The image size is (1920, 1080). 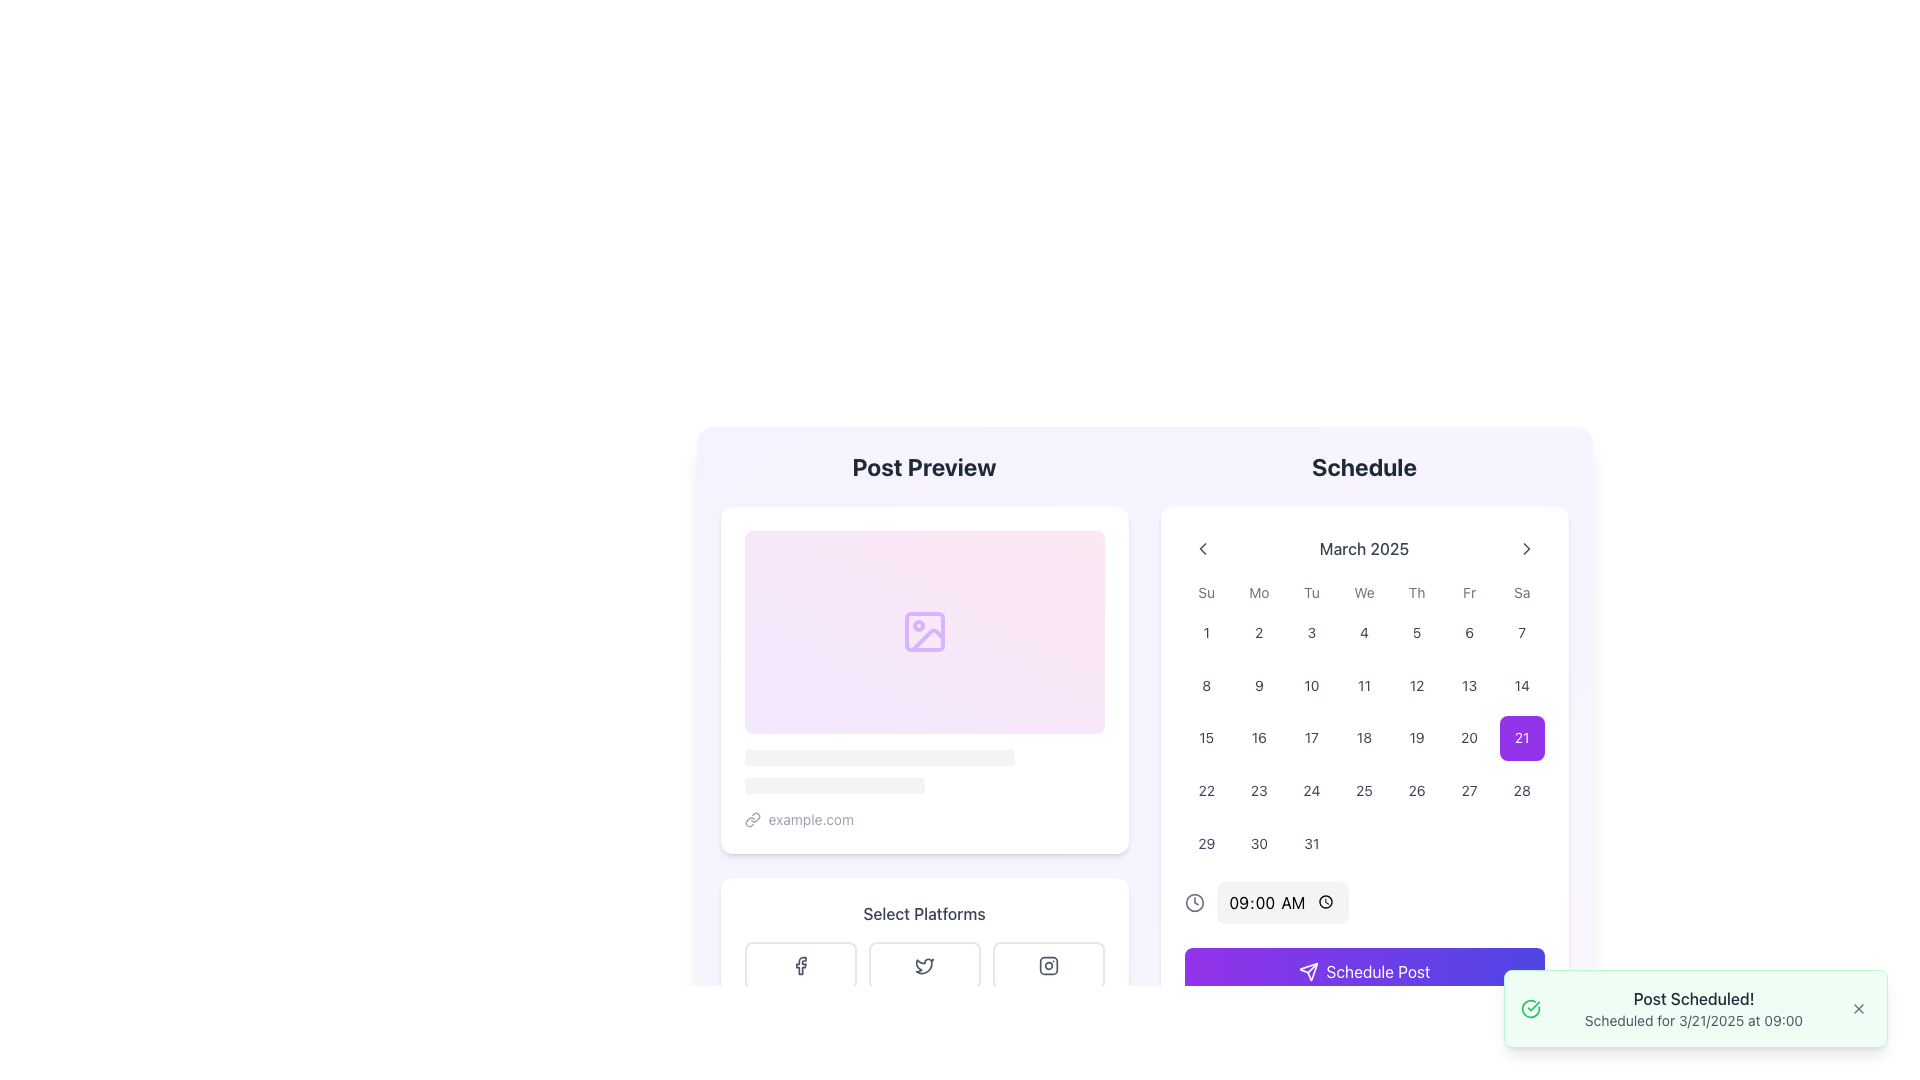 What do you see at coordinates (1416, 592) in the screenshot?
I see `the Static Text Label displaying 'Th', which is styled in gray and centrally aligned, located in the fifth position of the top row in a calendar-like grid layout` at bounding box center [1416, 592].